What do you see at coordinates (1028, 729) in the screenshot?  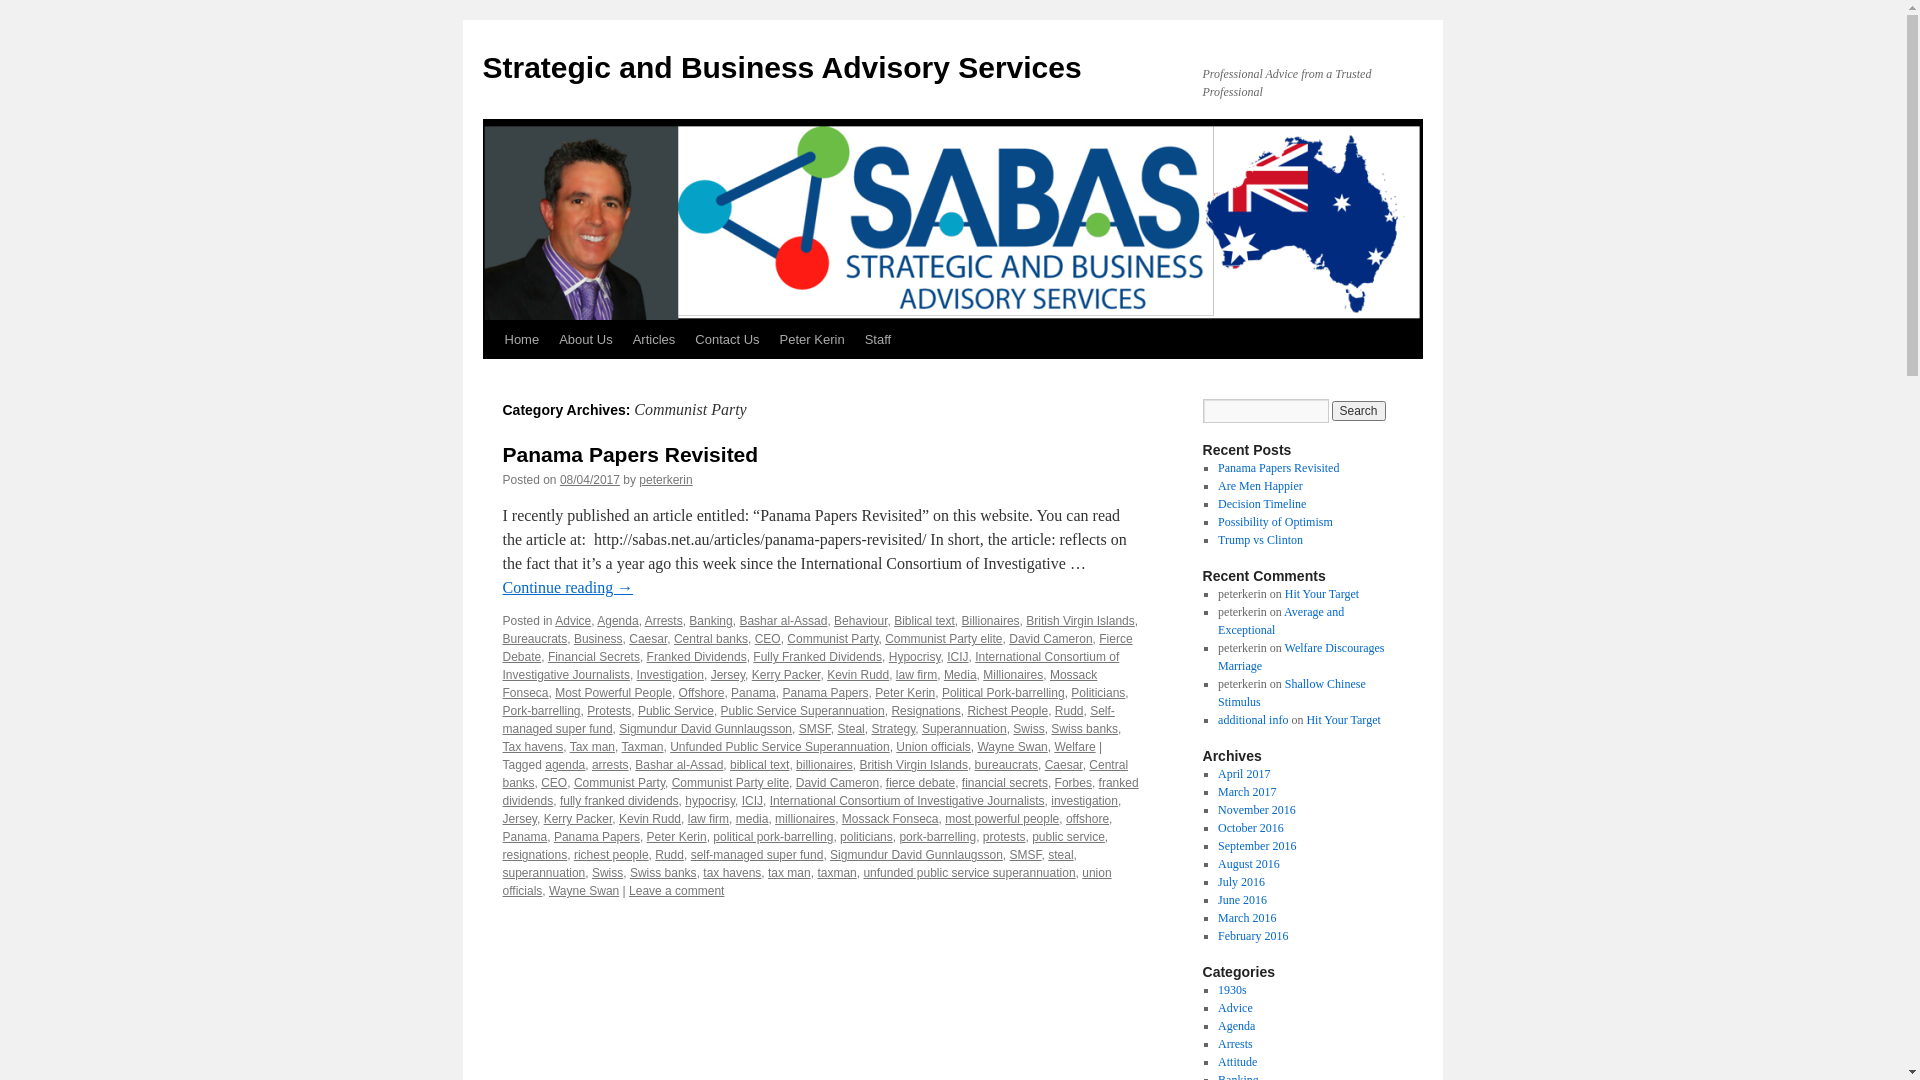 I see `'Swiss'` at bounding box center [1028, 729].